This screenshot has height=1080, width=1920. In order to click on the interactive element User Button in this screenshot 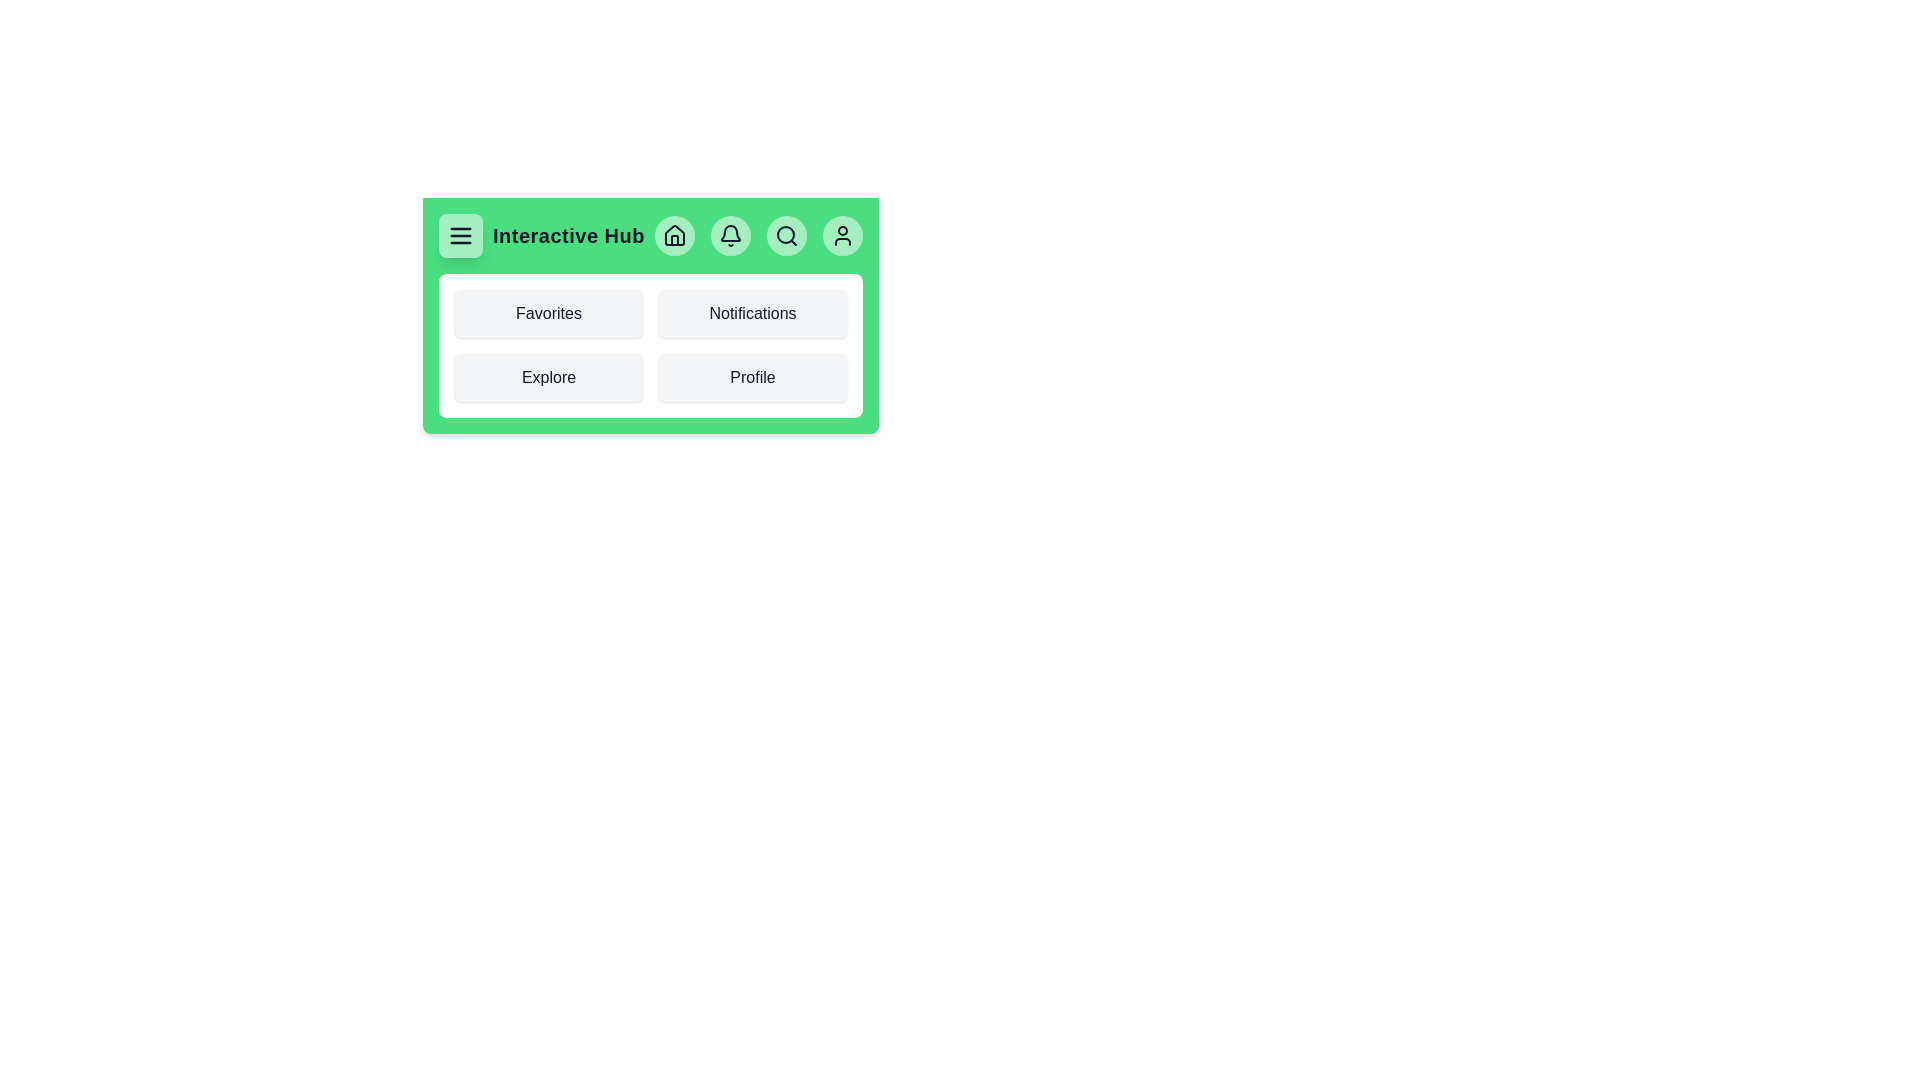, I will do `click(841, 234)`.